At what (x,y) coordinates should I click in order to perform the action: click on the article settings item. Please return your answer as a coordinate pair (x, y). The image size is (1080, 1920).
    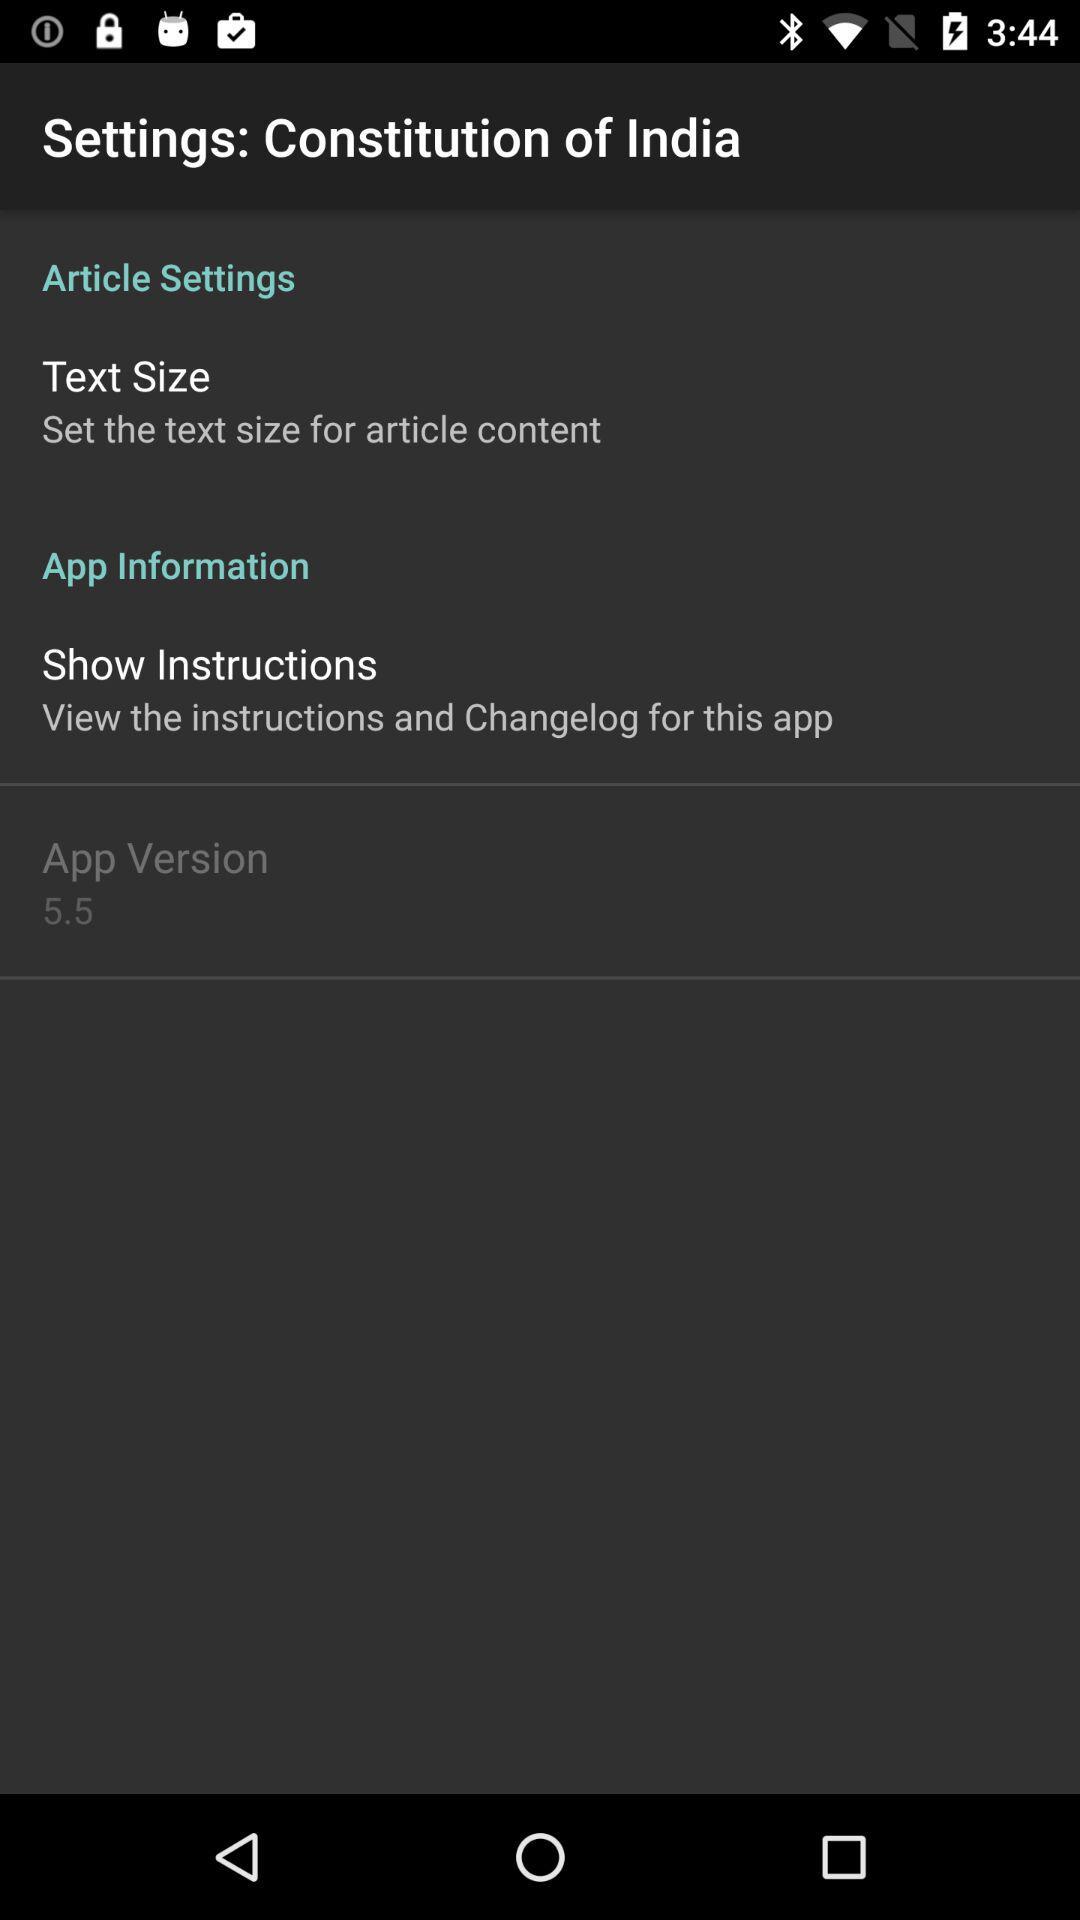
    Looking at the image, I should click on (540, 254).